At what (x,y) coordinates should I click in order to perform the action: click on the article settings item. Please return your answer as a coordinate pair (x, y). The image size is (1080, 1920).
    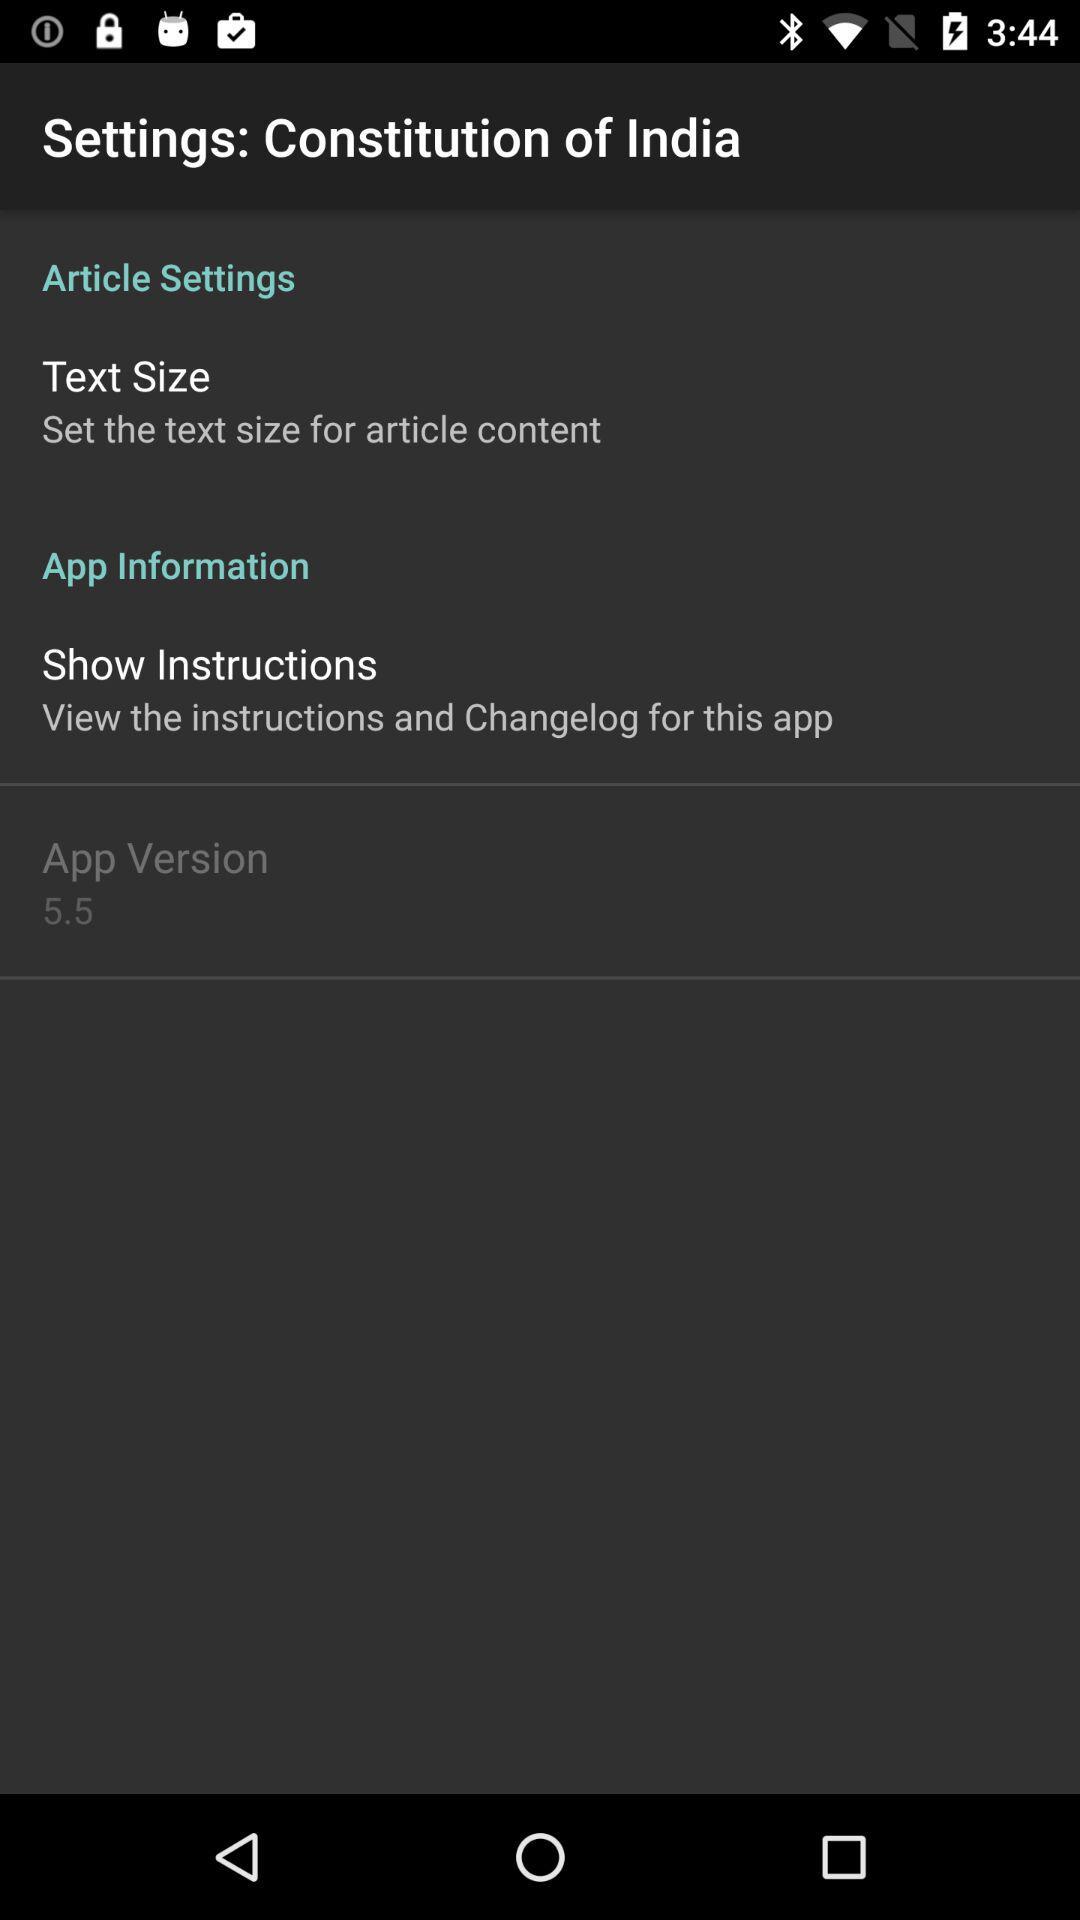
    Looking at the image, I should click on (540, 254).